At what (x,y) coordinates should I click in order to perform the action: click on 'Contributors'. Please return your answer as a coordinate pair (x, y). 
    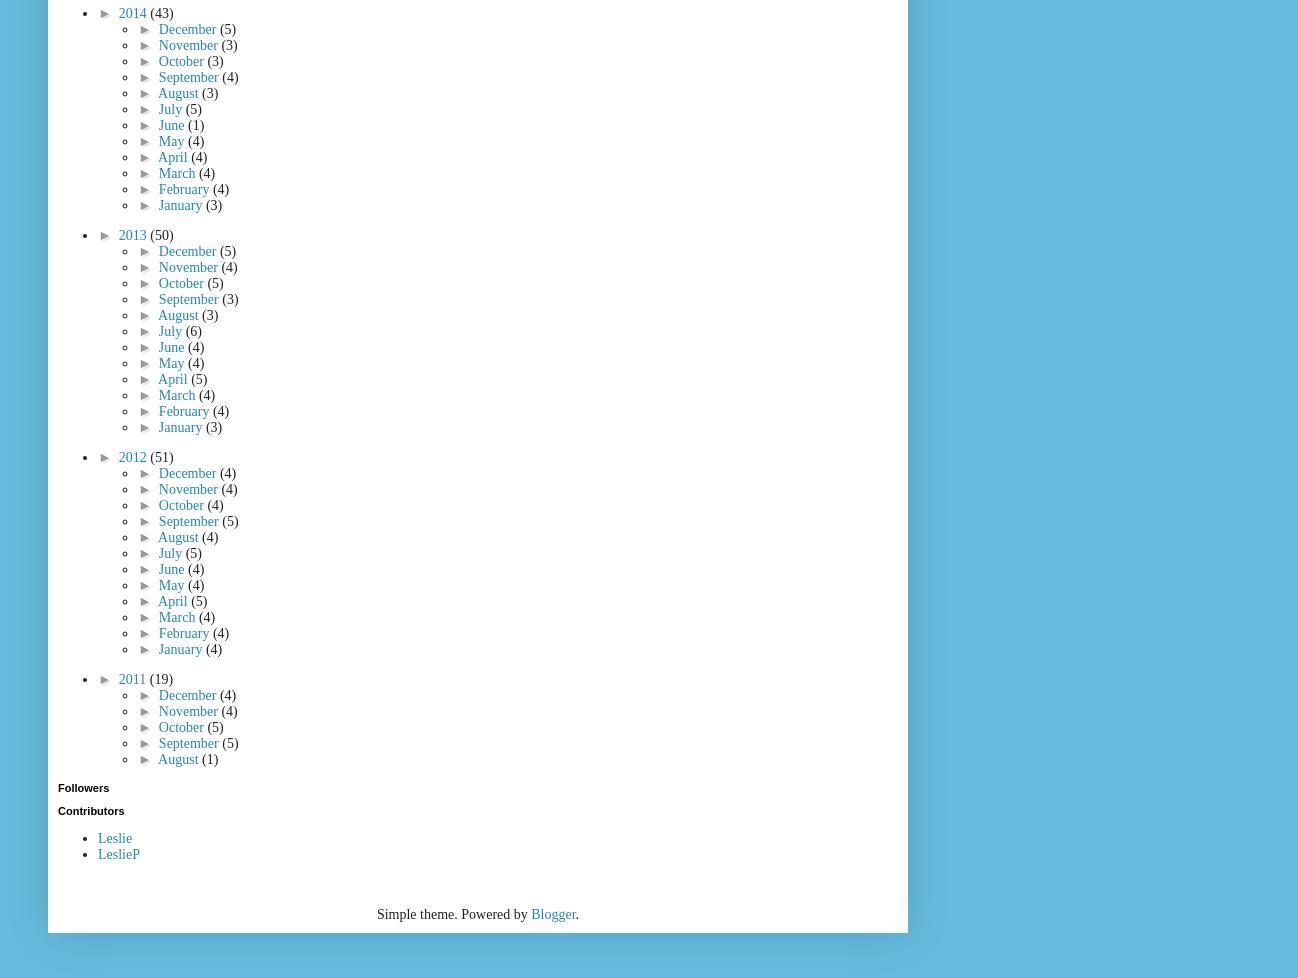
    Looking at the image, I should click on (90, 809).